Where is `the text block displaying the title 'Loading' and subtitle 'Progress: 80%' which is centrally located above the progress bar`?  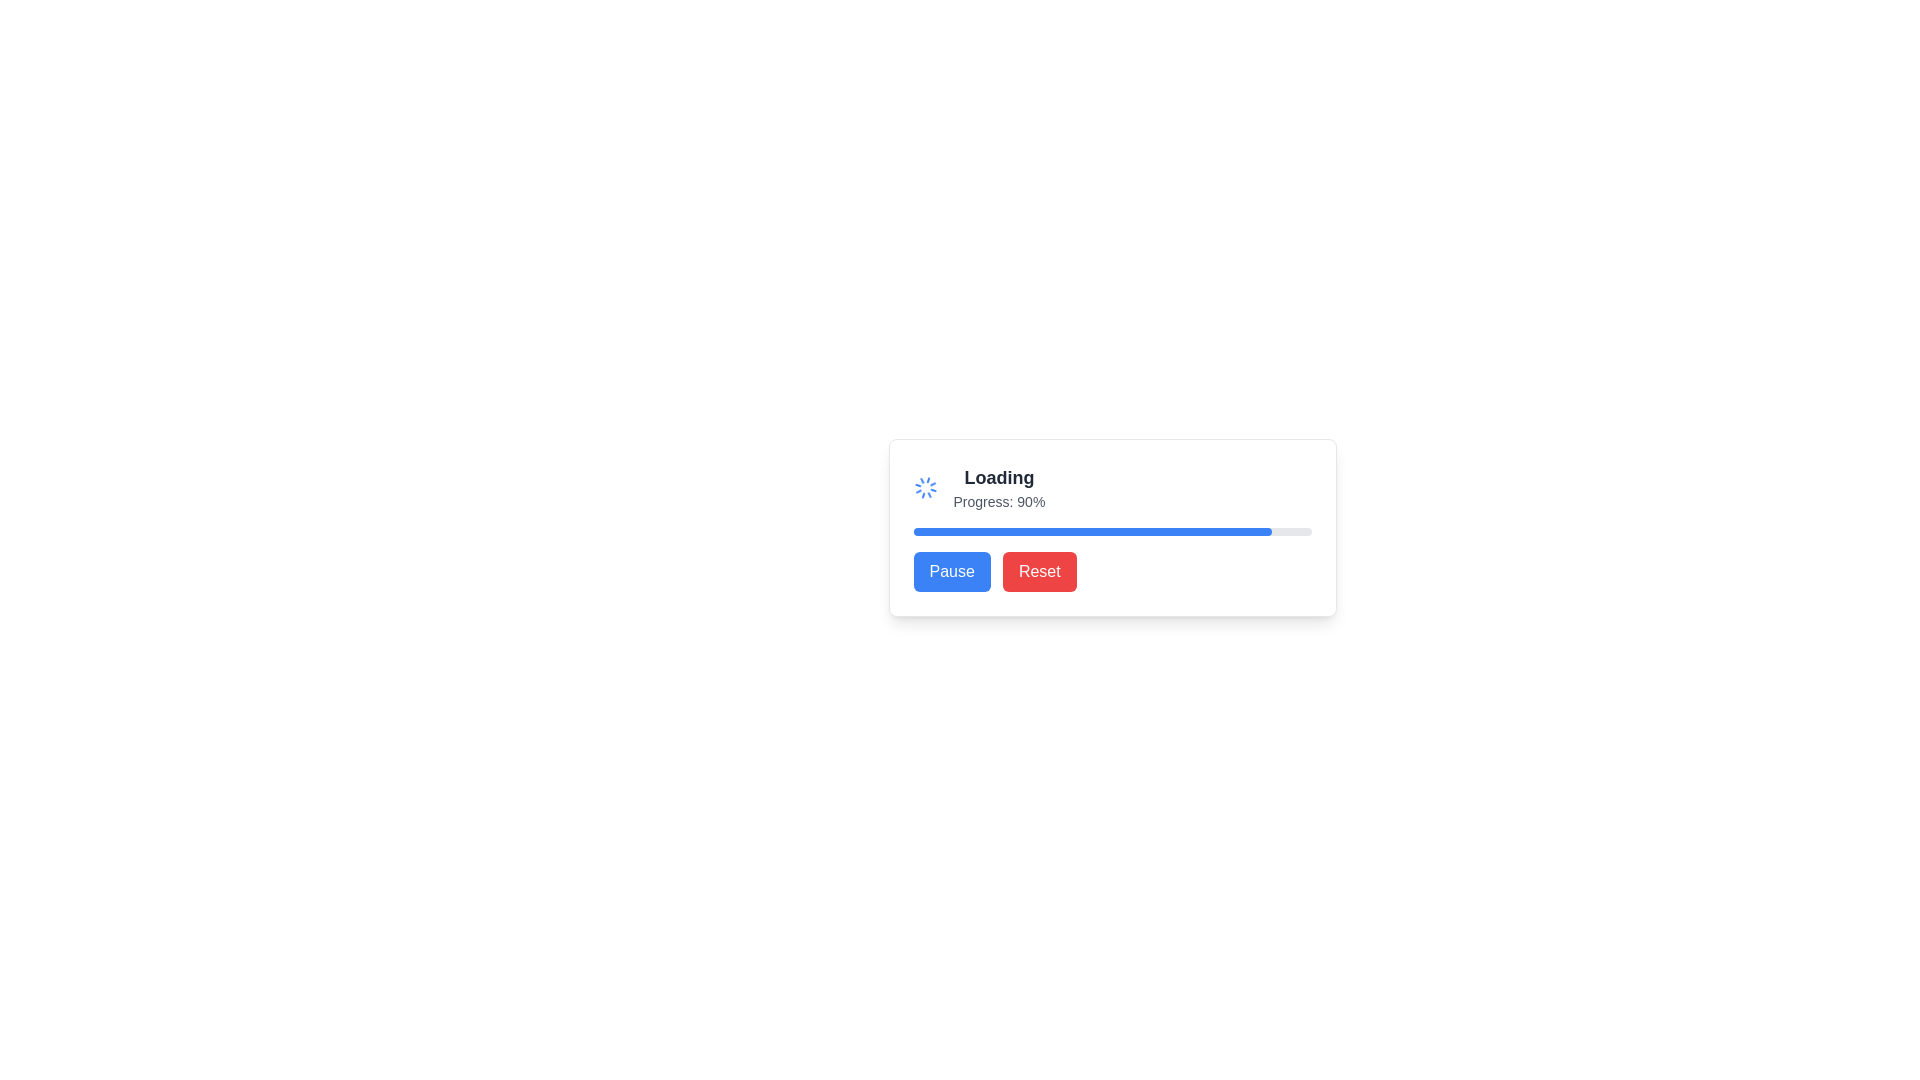 the text block displaying the title 'Loading' and subtitle 'Progress: 80%' which is centrally located above the progress bar is located at coordinates (999, 488).